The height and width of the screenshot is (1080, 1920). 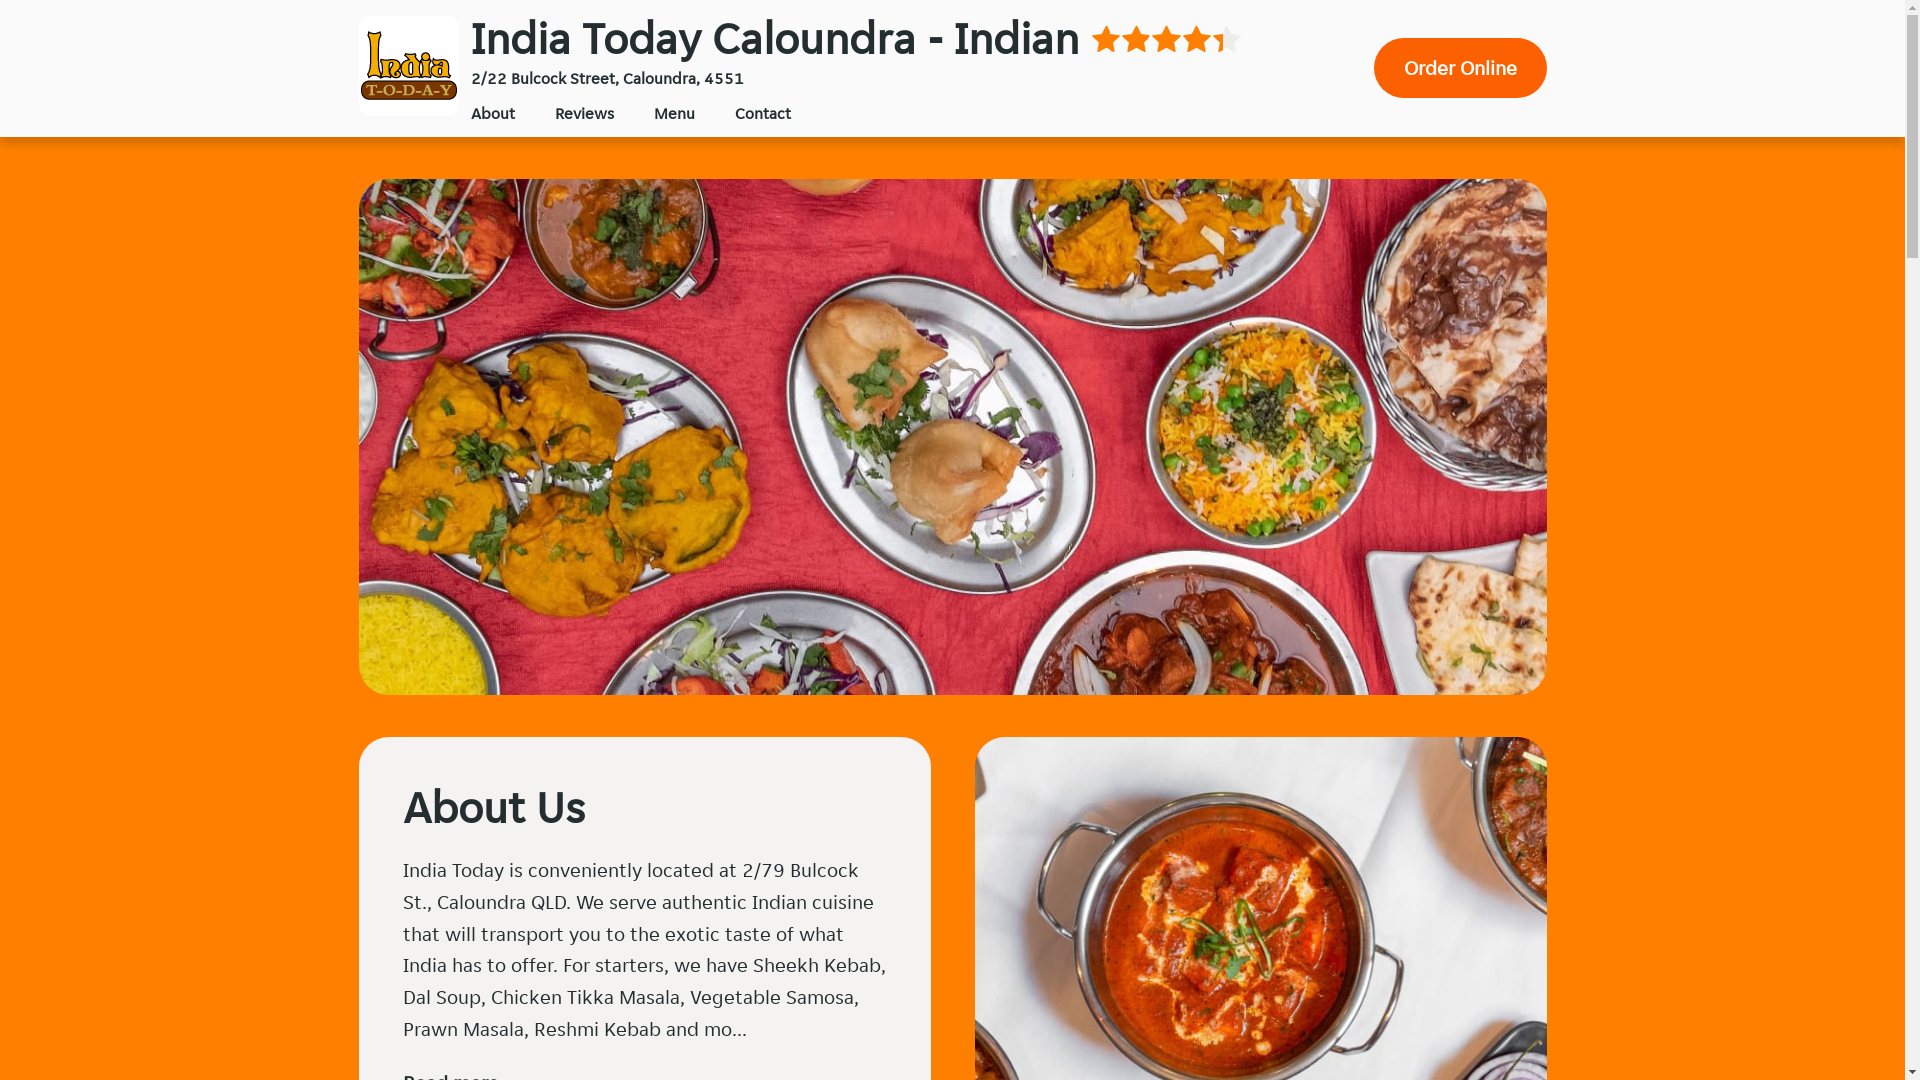 I want to click on 'About', so click(x=491, y=113).